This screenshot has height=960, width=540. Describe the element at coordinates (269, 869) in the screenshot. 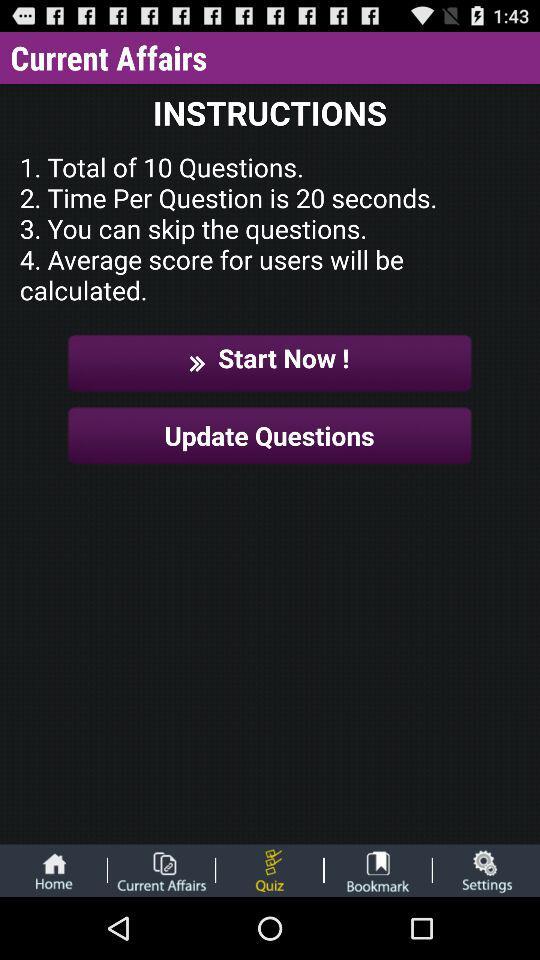

I see `opens up the quiz part of the app` at that location.